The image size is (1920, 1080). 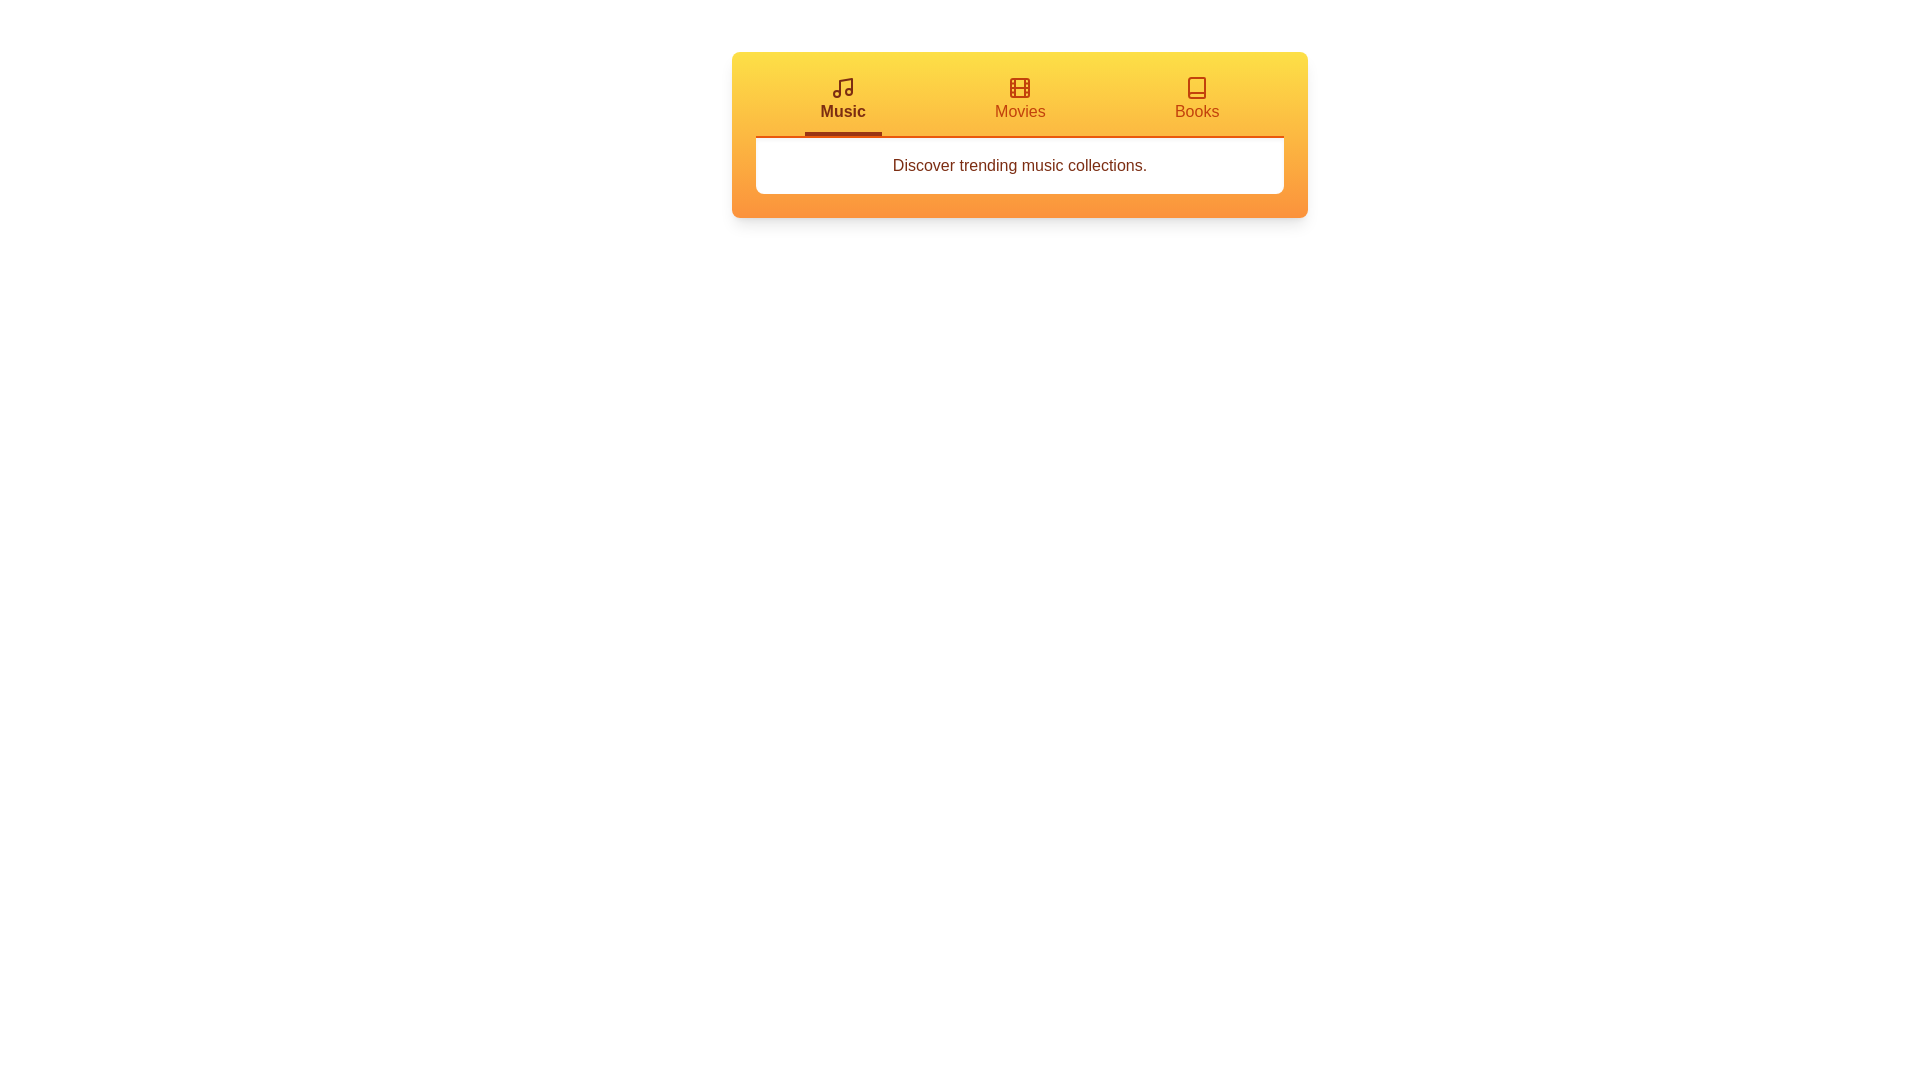 I want to click on the Movies tab to switch to it, so click(x=1020, y=105).